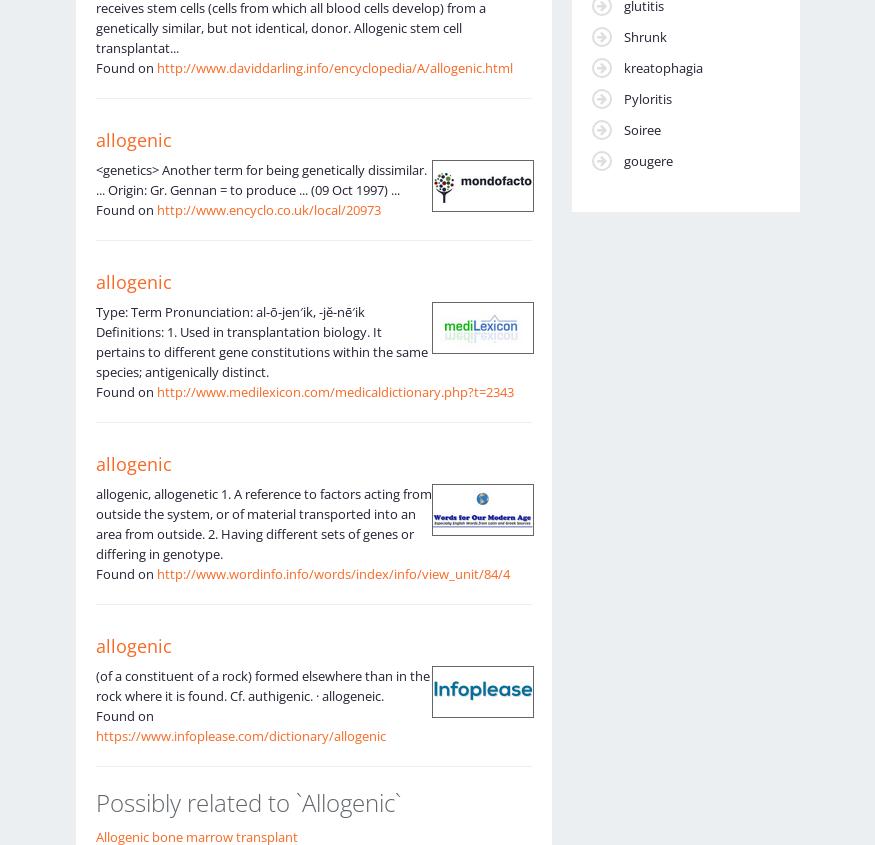 The height and width of the screenshot is (845, 875). What do you see at coordinates (334, 389) in the screenshot?
I see `'http://www.medilexicon.com/medicaldictionary.php?t=2343'` at bounding box center [334, 389].